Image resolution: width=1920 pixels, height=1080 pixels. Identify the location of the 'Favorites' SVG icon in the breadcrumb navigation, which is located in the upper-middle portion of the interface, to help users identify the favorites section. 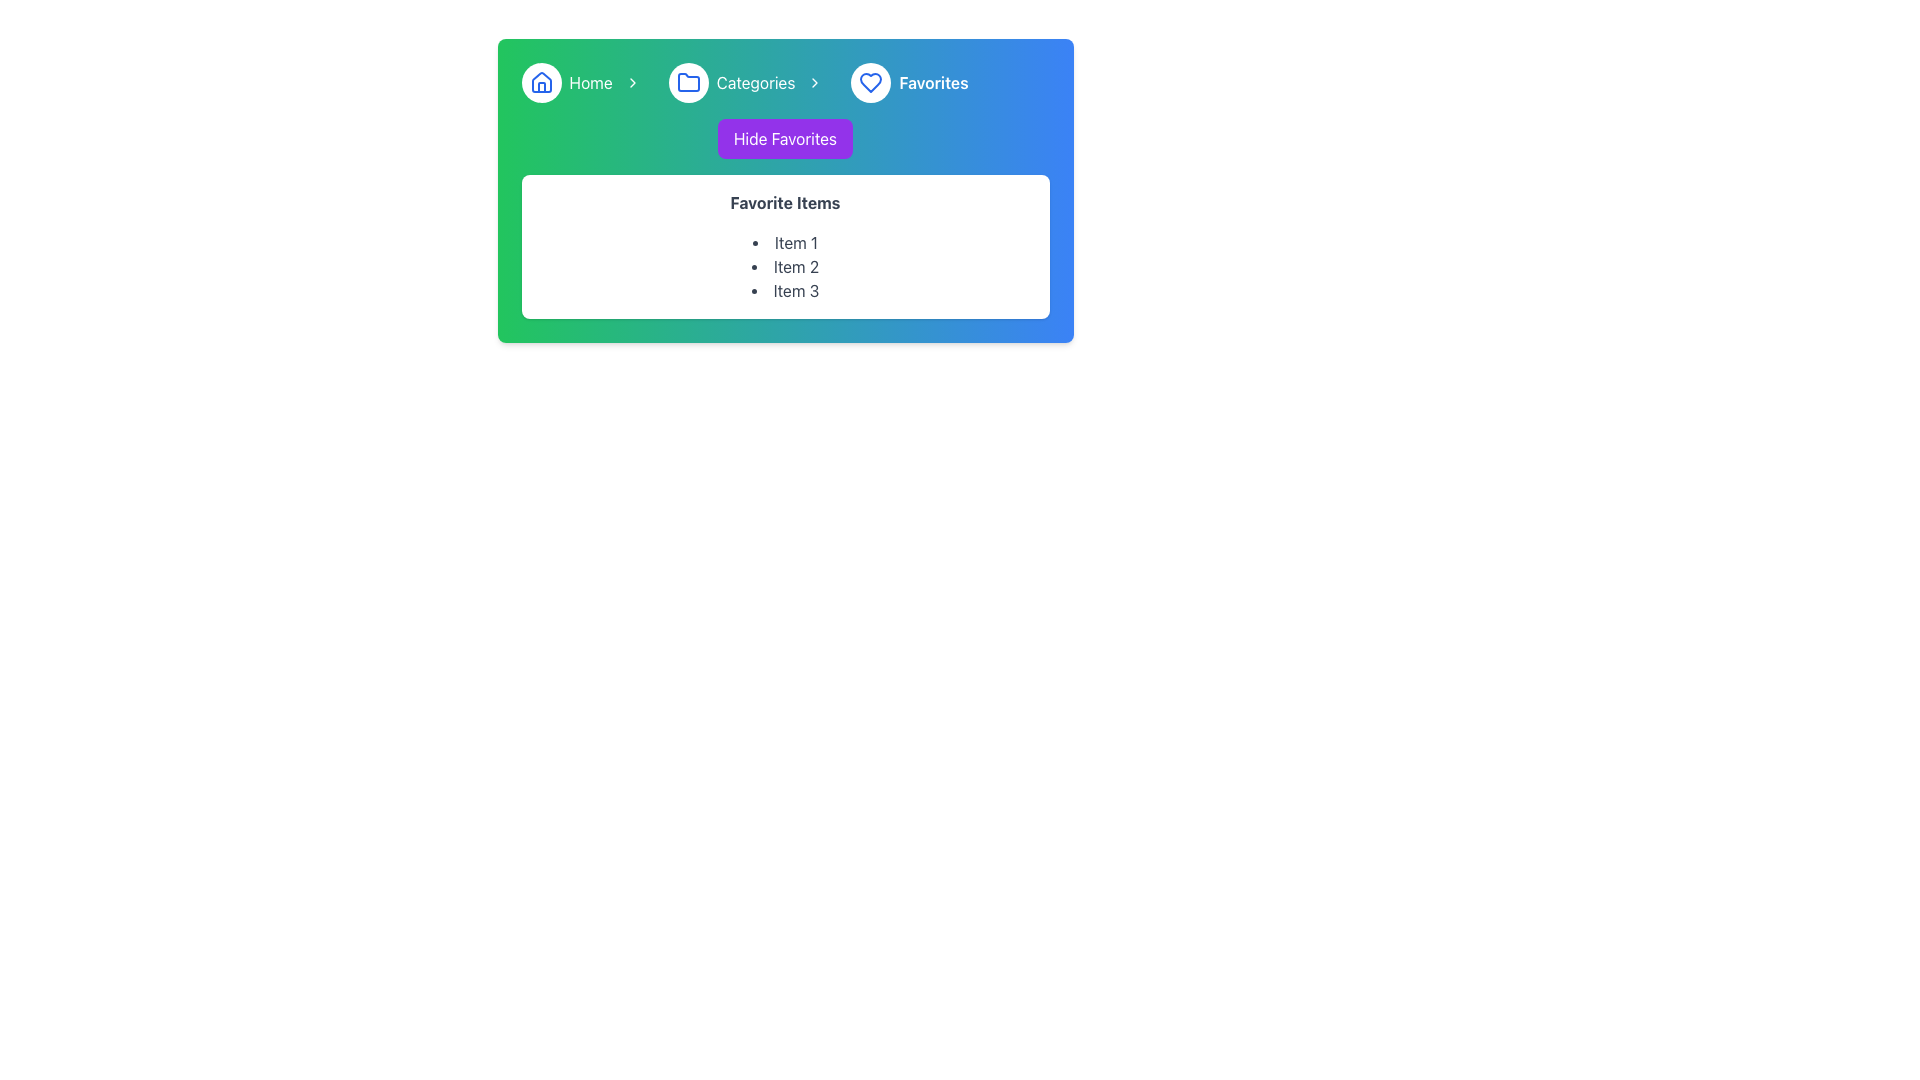
(871, 82).